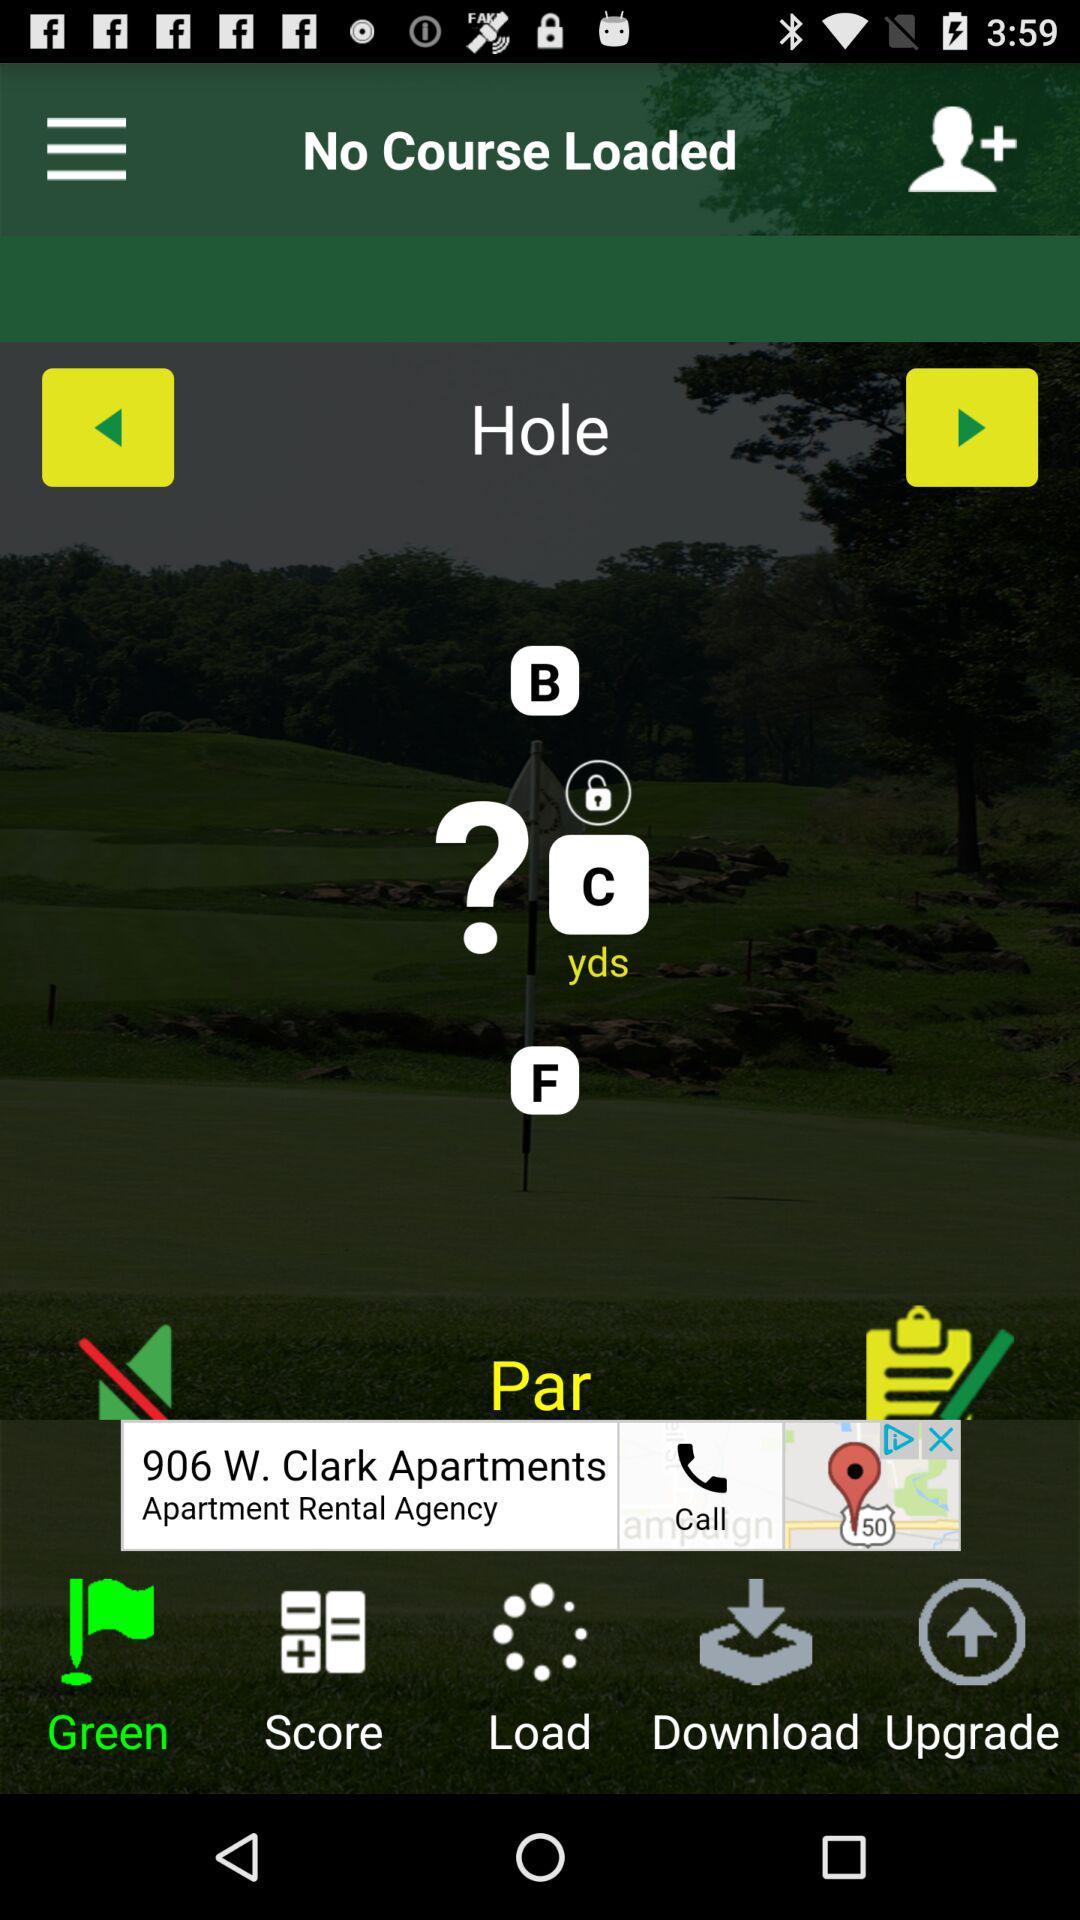 This screenshot has height=1920, width=1080. Describe the element at coordinates (961, 148) in the screenshot. I see `person` at that location.